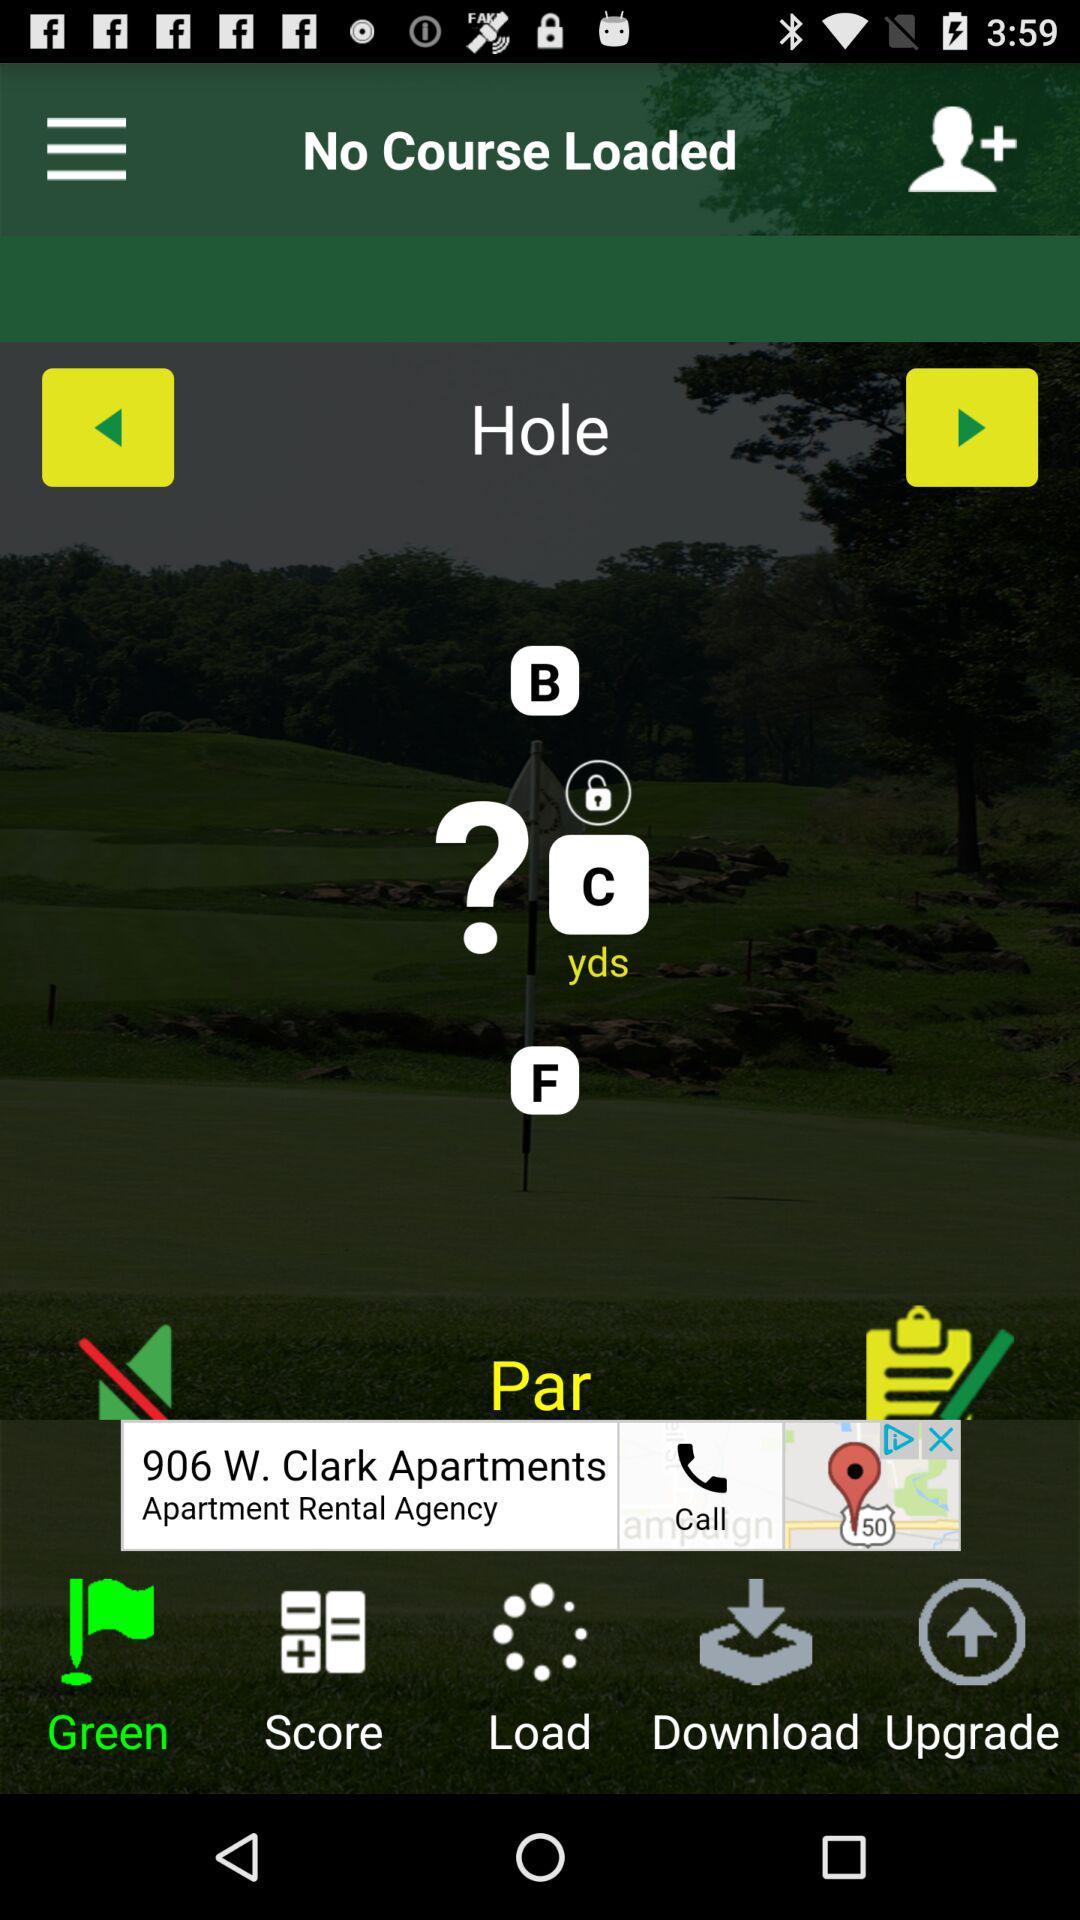 This screenshot has height=1920, width=1080. Describe the element at coordinates (961, 148) in the screenshot. I see `person` at that location.